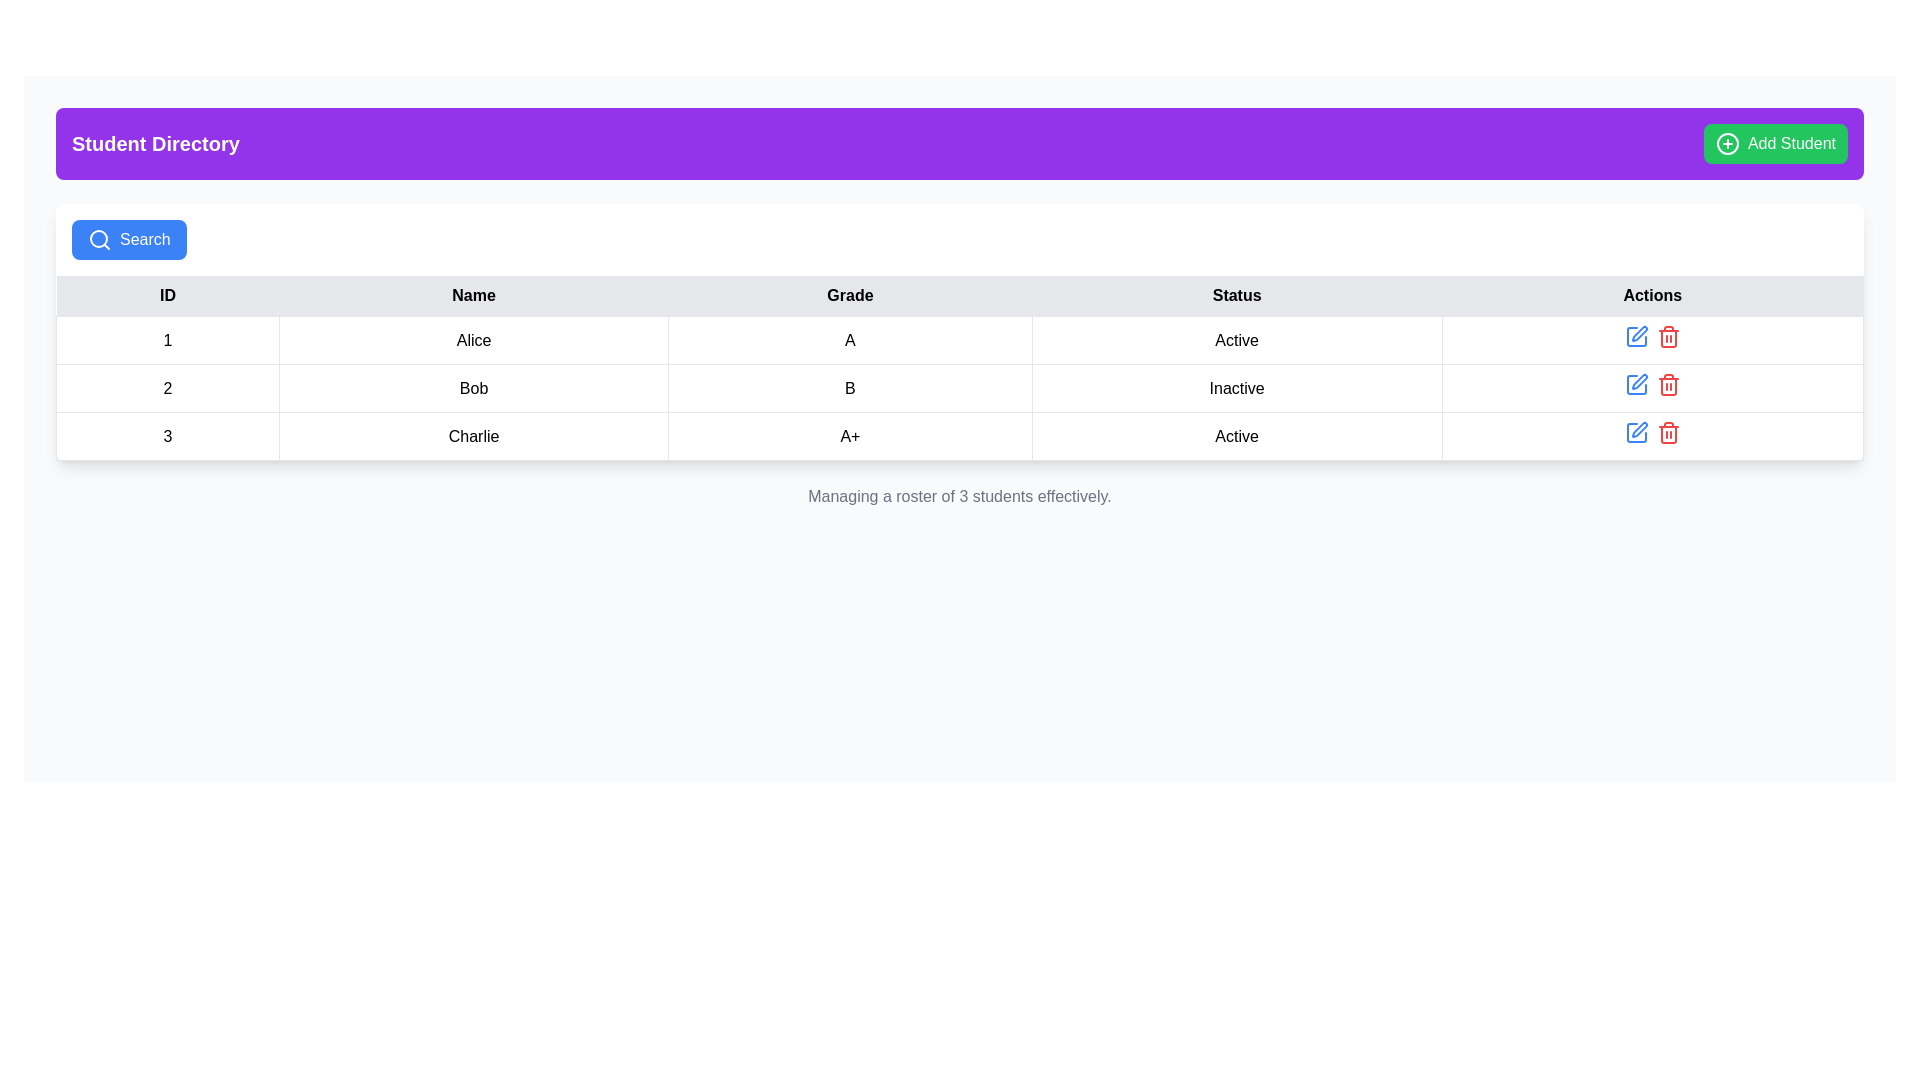 The height and width of the screenshot is (1080, 1920). What do you see at coordinates (168, 434) in the screenshot?
I see `the table cell containing the text '3', which is styled with a centered black numeral on a white background, located in the third row under the 'ID' column header` at bounding box center [168, 434].